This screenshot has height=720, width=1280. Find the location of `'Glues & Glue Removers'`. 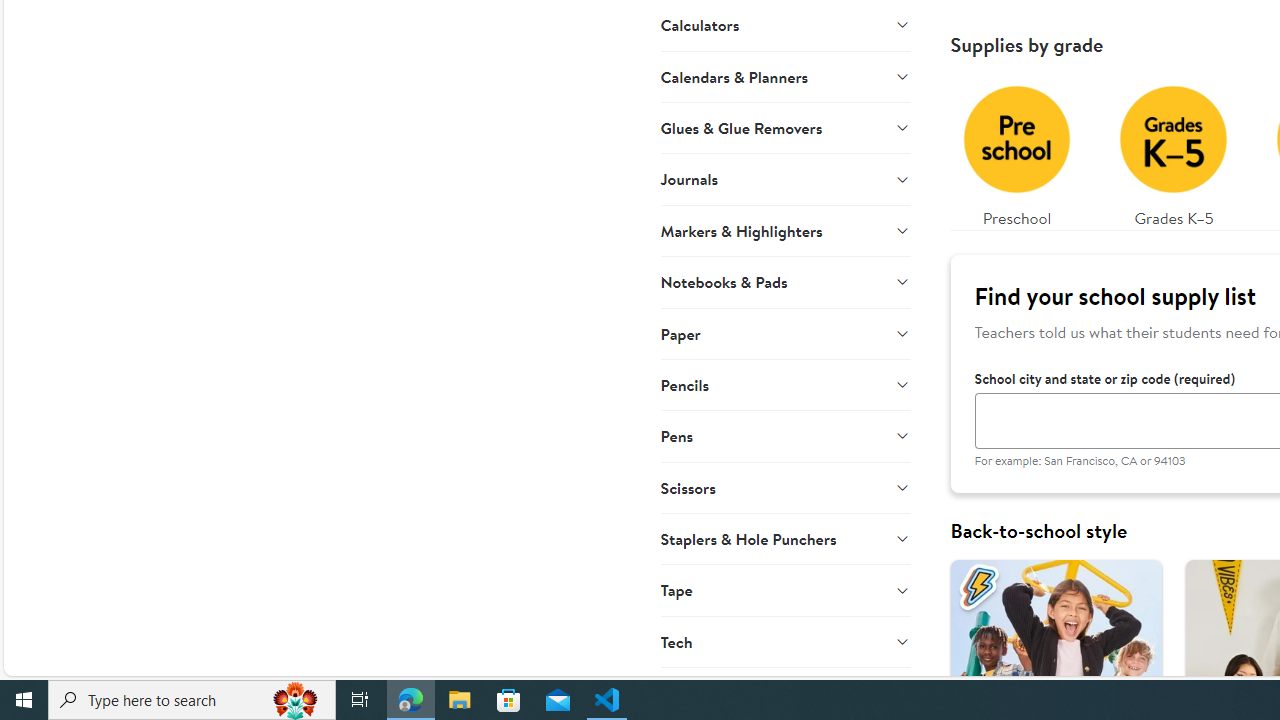

'Glues & Glue Removers' is located at coordinates (784, 127).